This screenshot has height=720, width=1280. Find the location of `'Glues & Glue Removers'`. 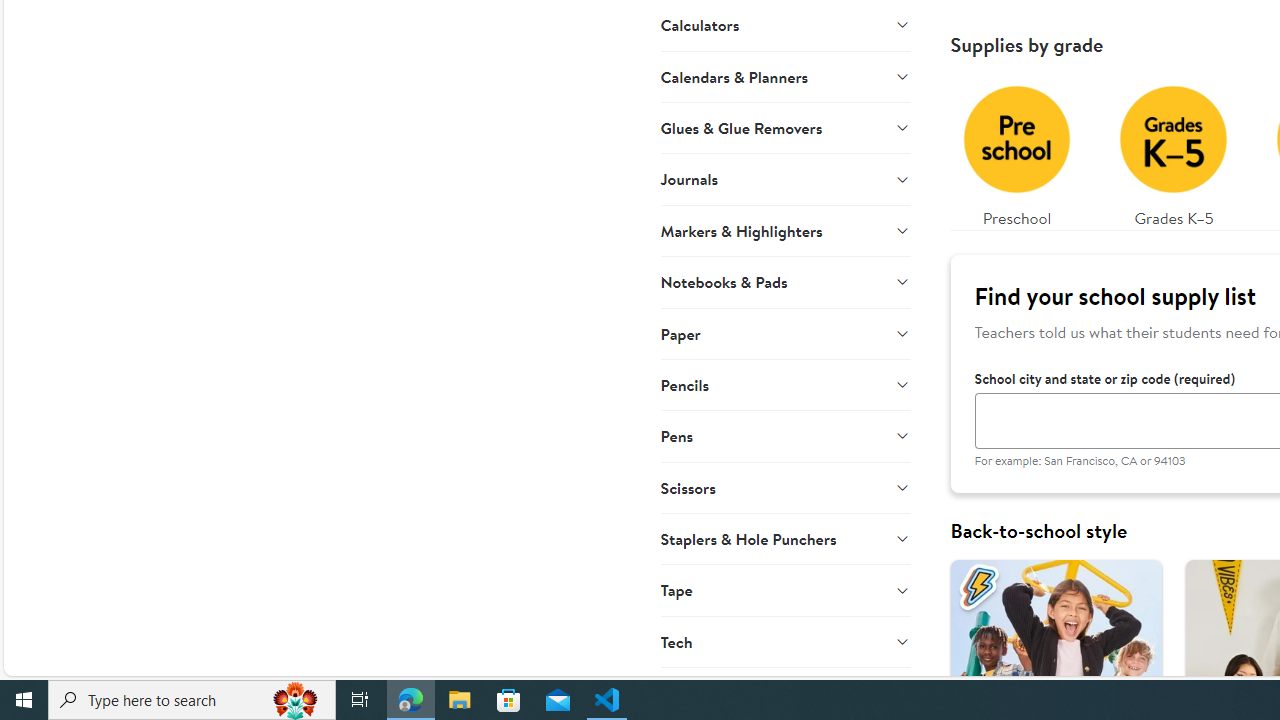

'Glues & Glue Removers' is located at coordinates (784, 127).